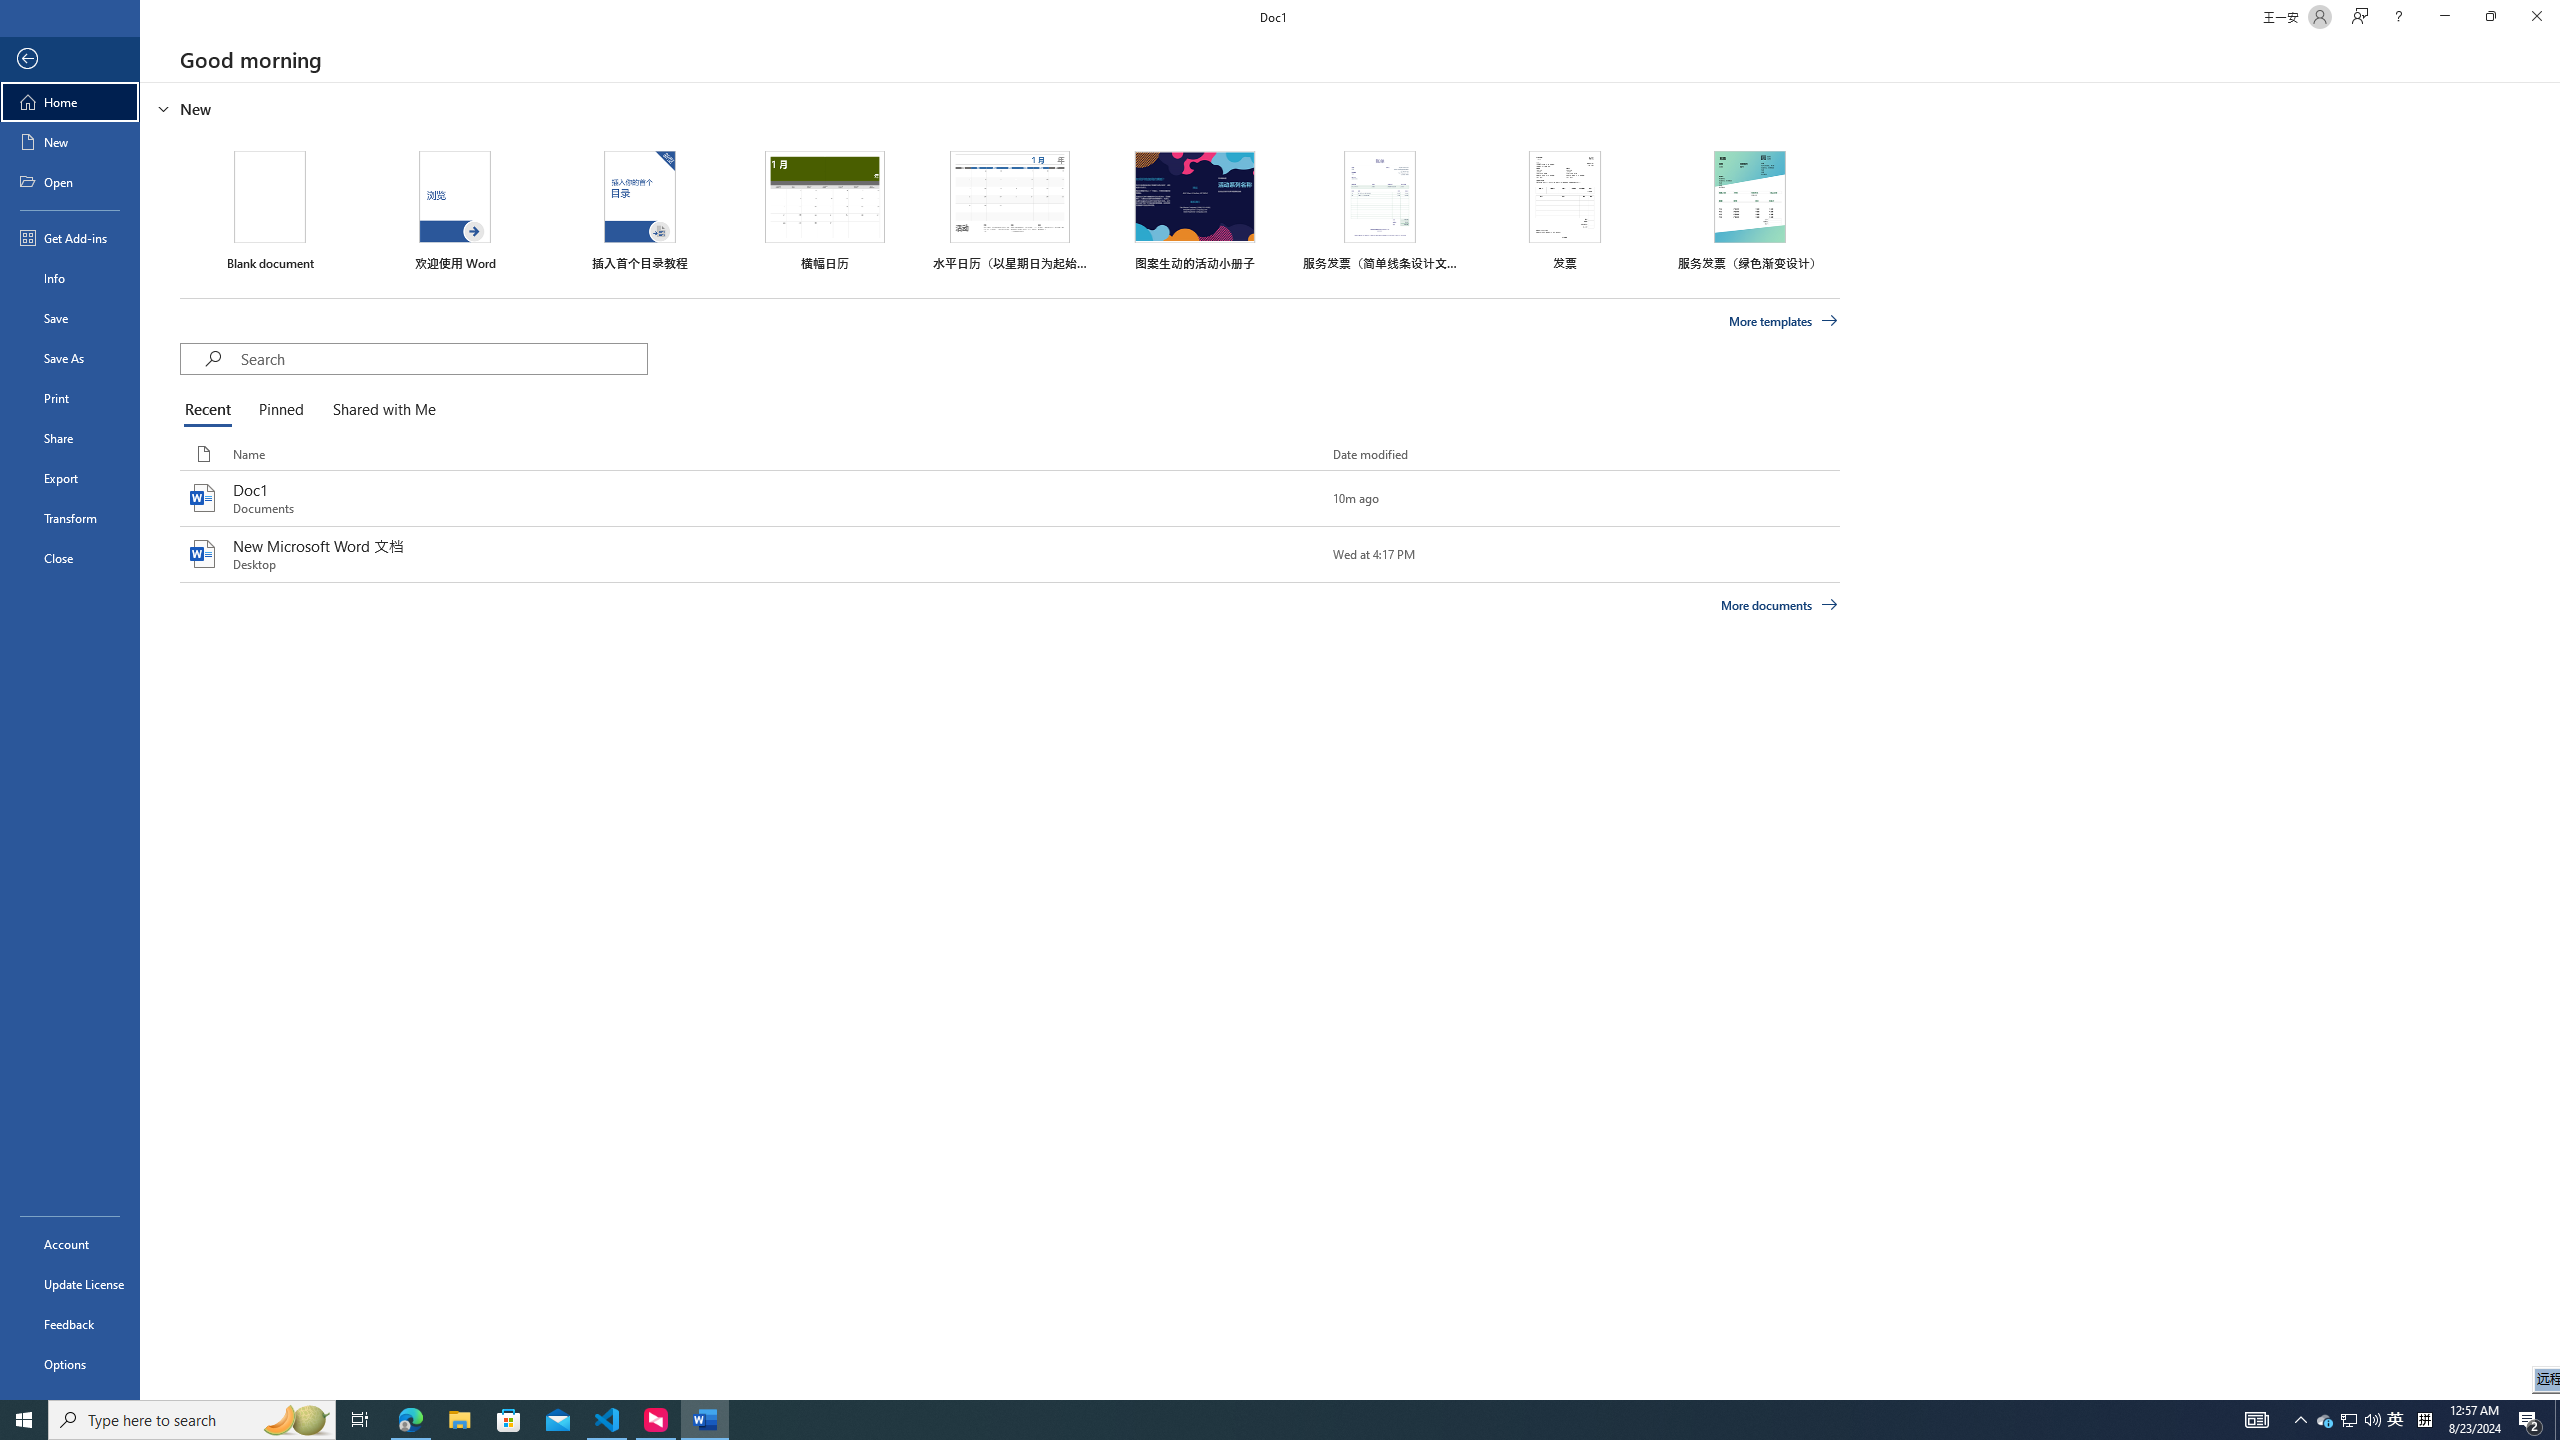 This screenshot has height=1440, width=2560. I want to click on 'Recent', so click(211, 410).